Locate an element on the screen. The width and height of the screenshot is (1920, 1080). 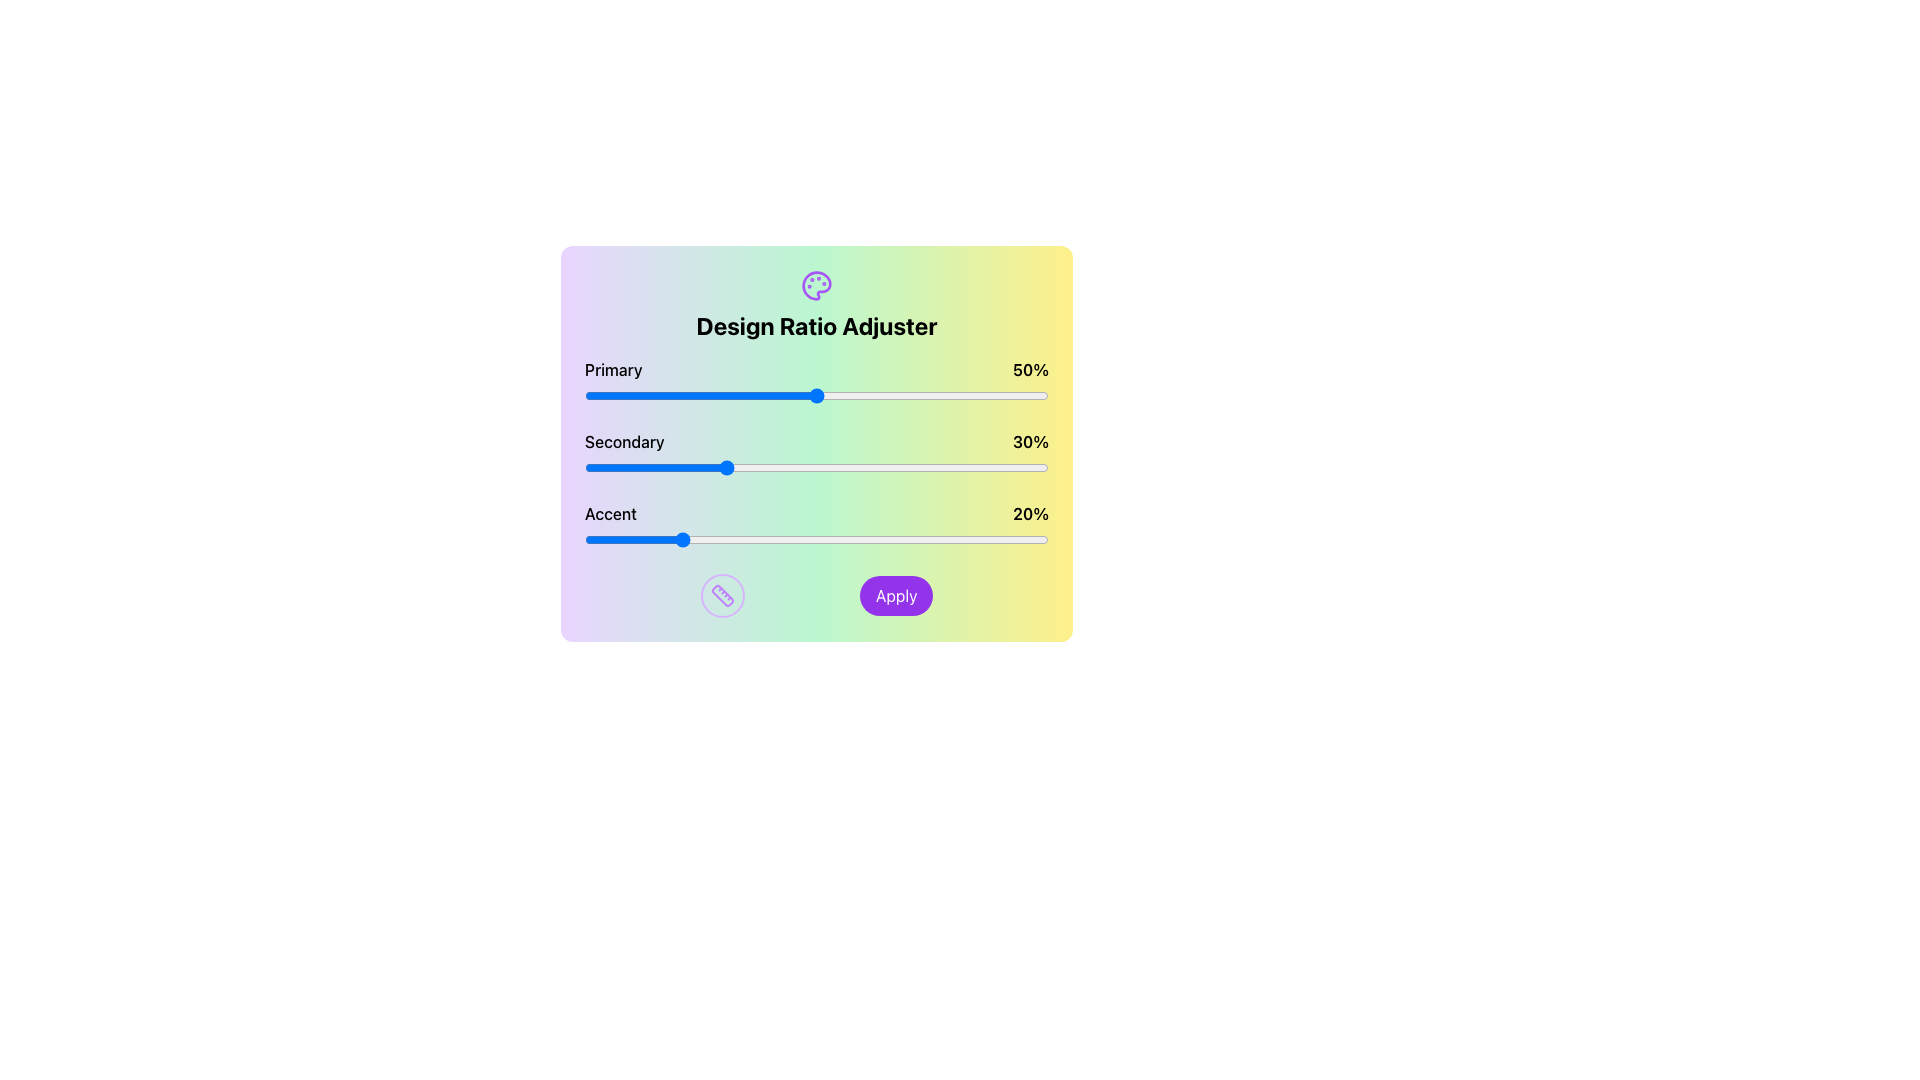
the Text Label indicating the current percentage value for the 'Accent' parameter in the 'Design Ratio Adjuster' panel is located at coordinates (1031, 512).